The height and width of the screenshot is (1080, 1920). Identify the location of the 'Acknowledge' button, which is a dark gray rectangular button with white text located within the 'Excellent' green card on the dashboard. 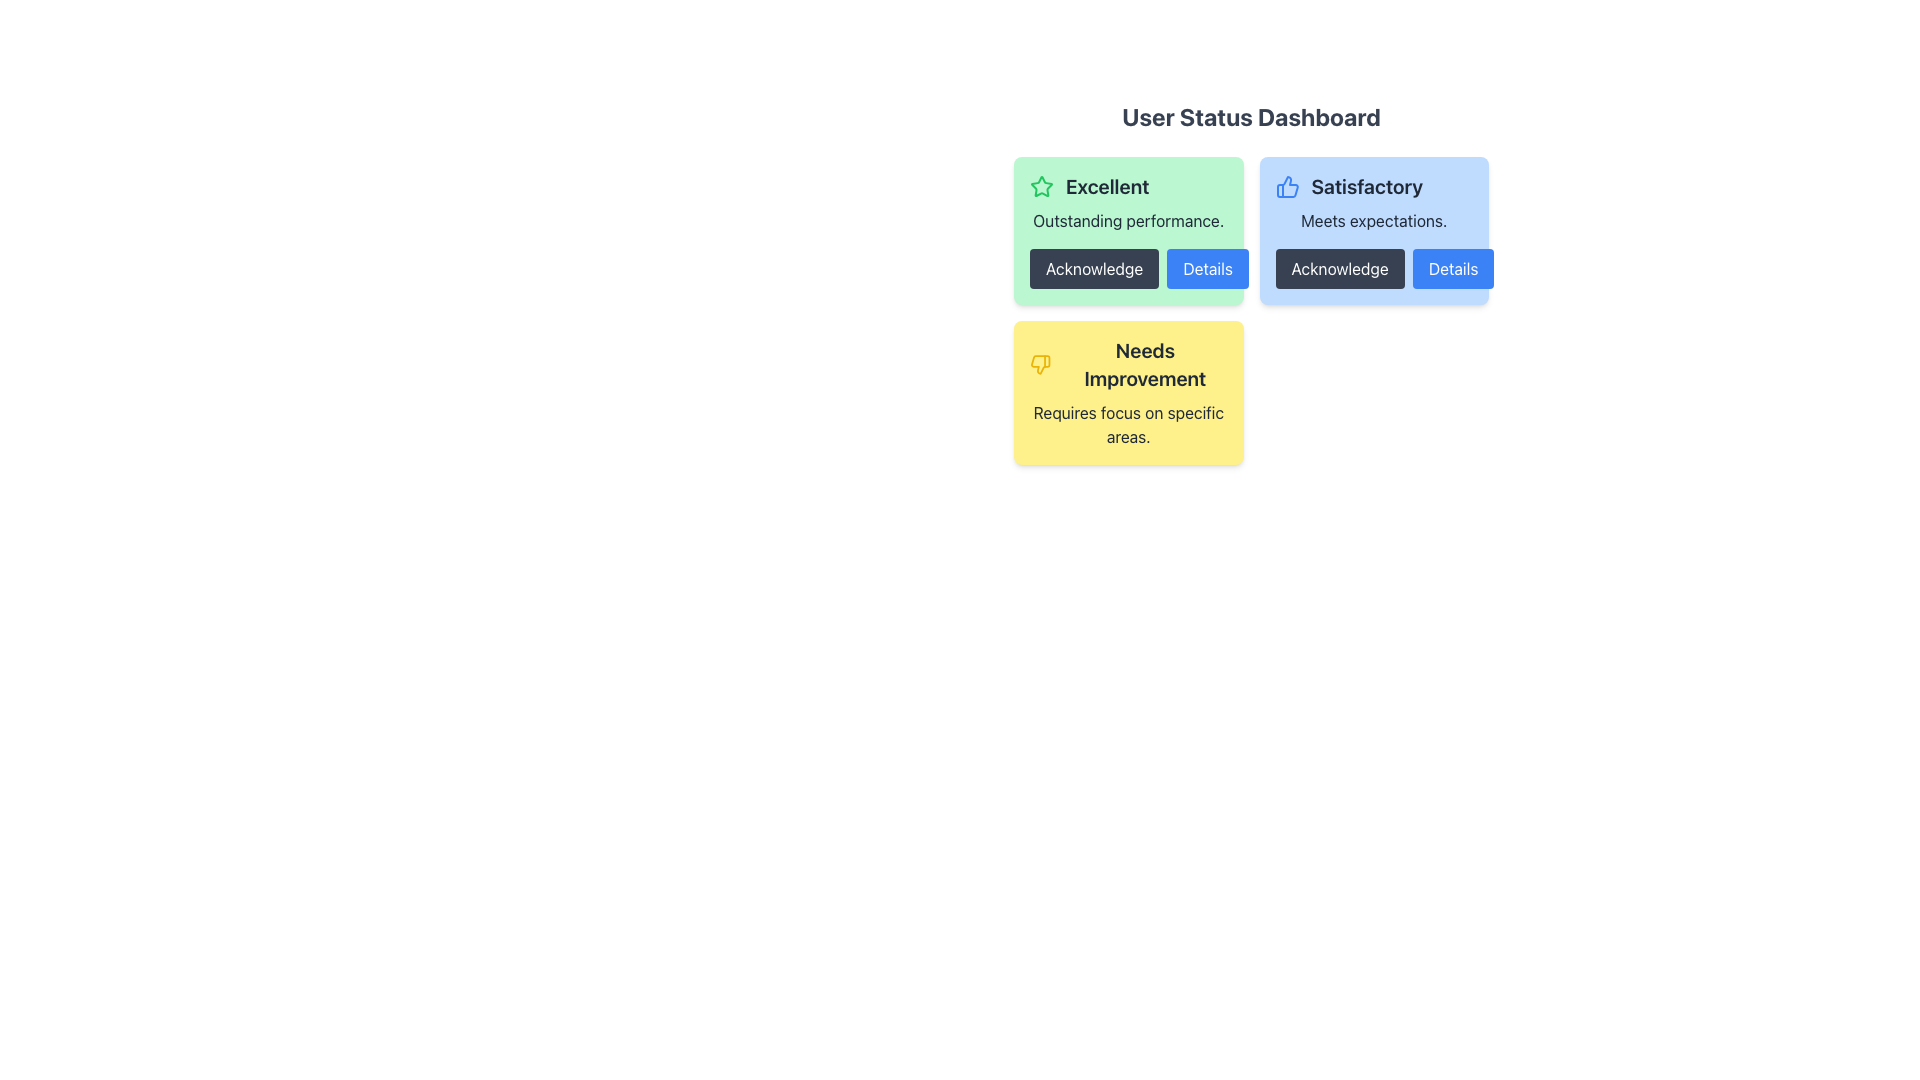
(1128, 268).